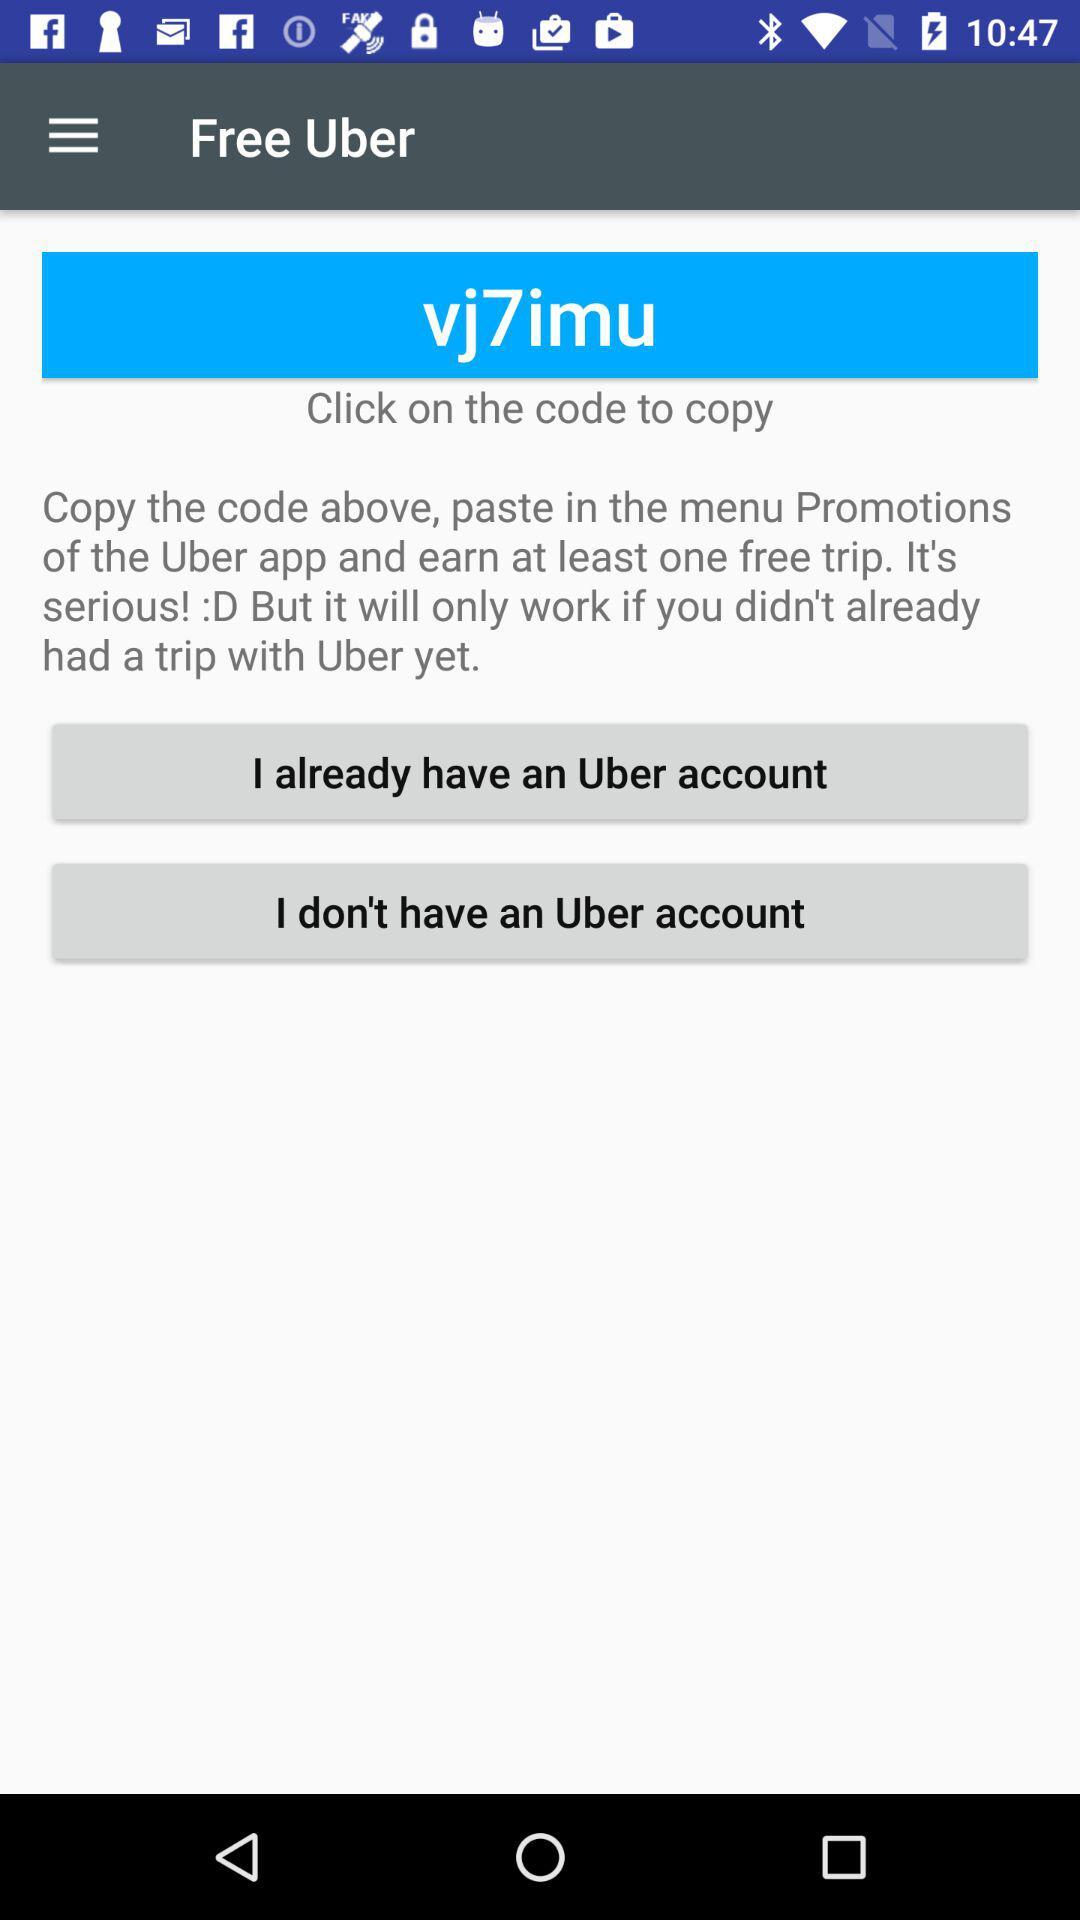 This screenshot has height=1920, width=1080. I want to click on i don t item, so click(540, 910).